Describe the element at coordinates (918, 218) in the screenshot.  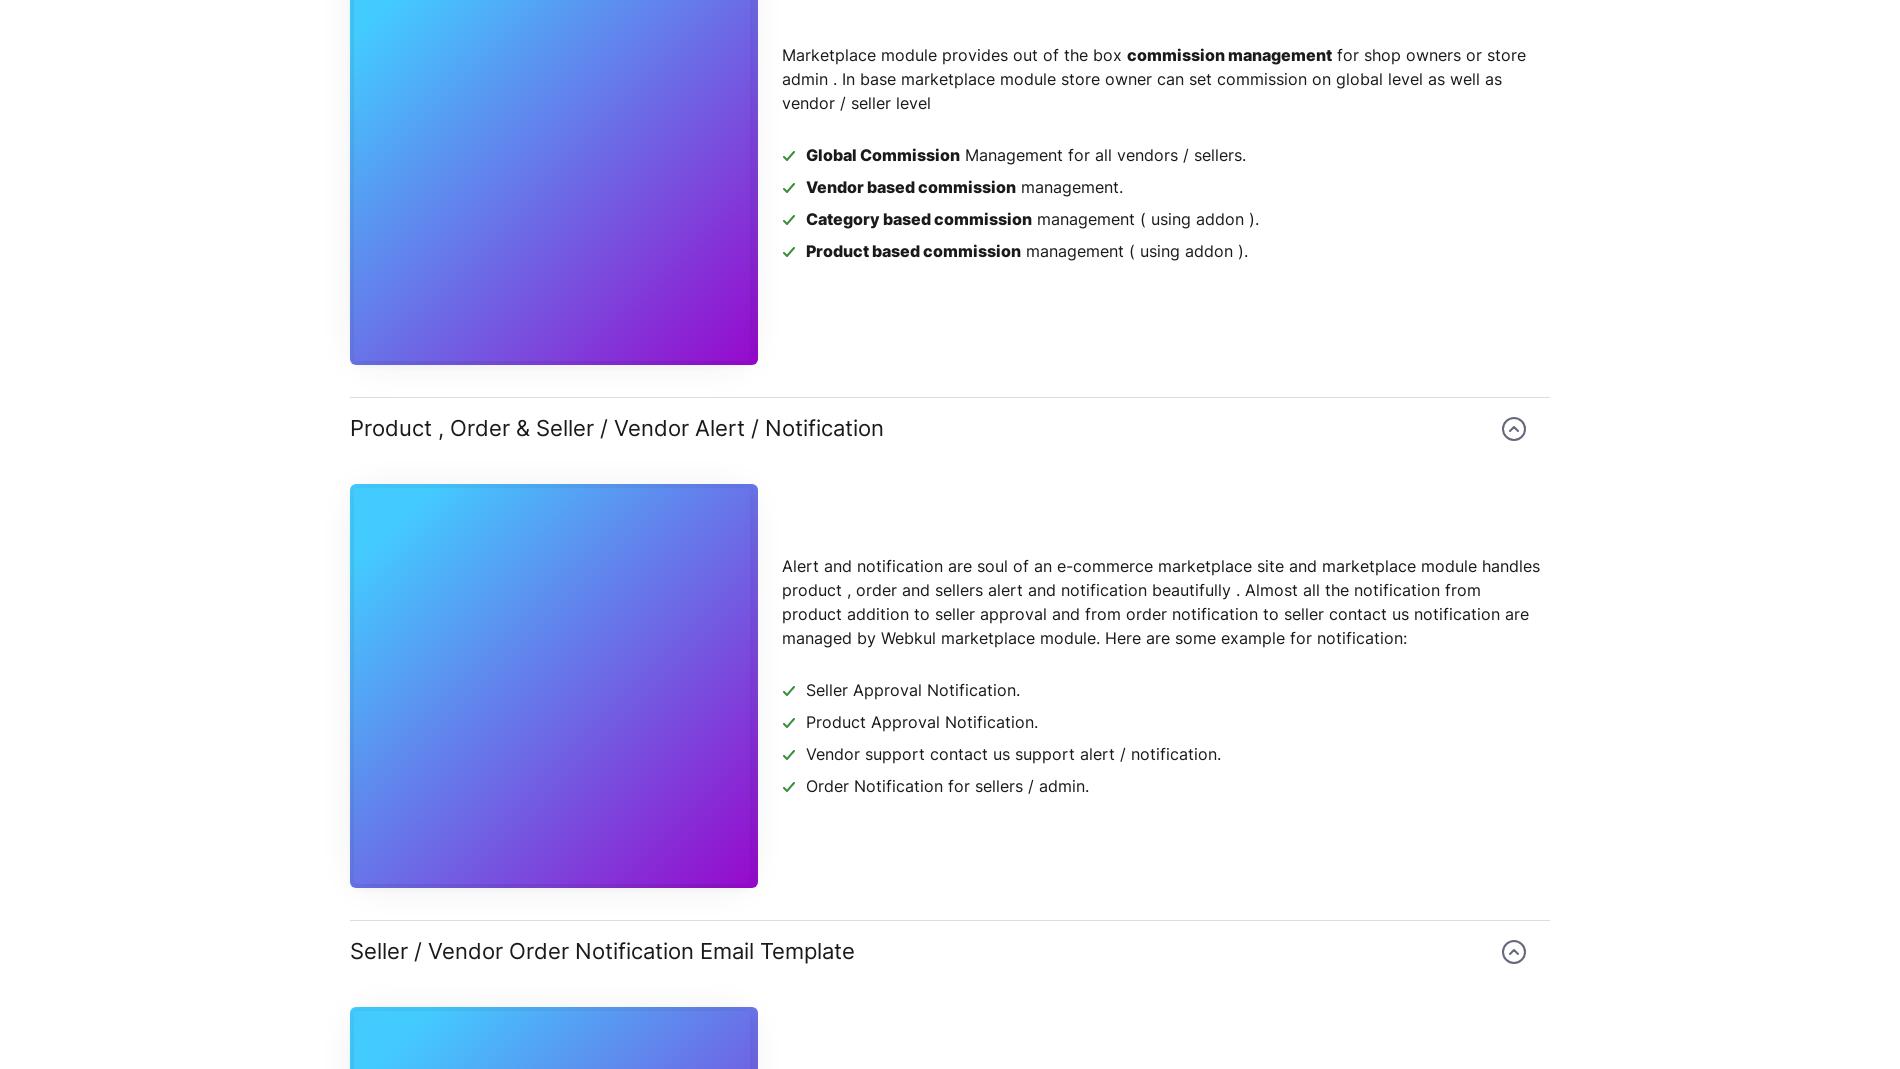
I see `'Category based commission'` at that location.